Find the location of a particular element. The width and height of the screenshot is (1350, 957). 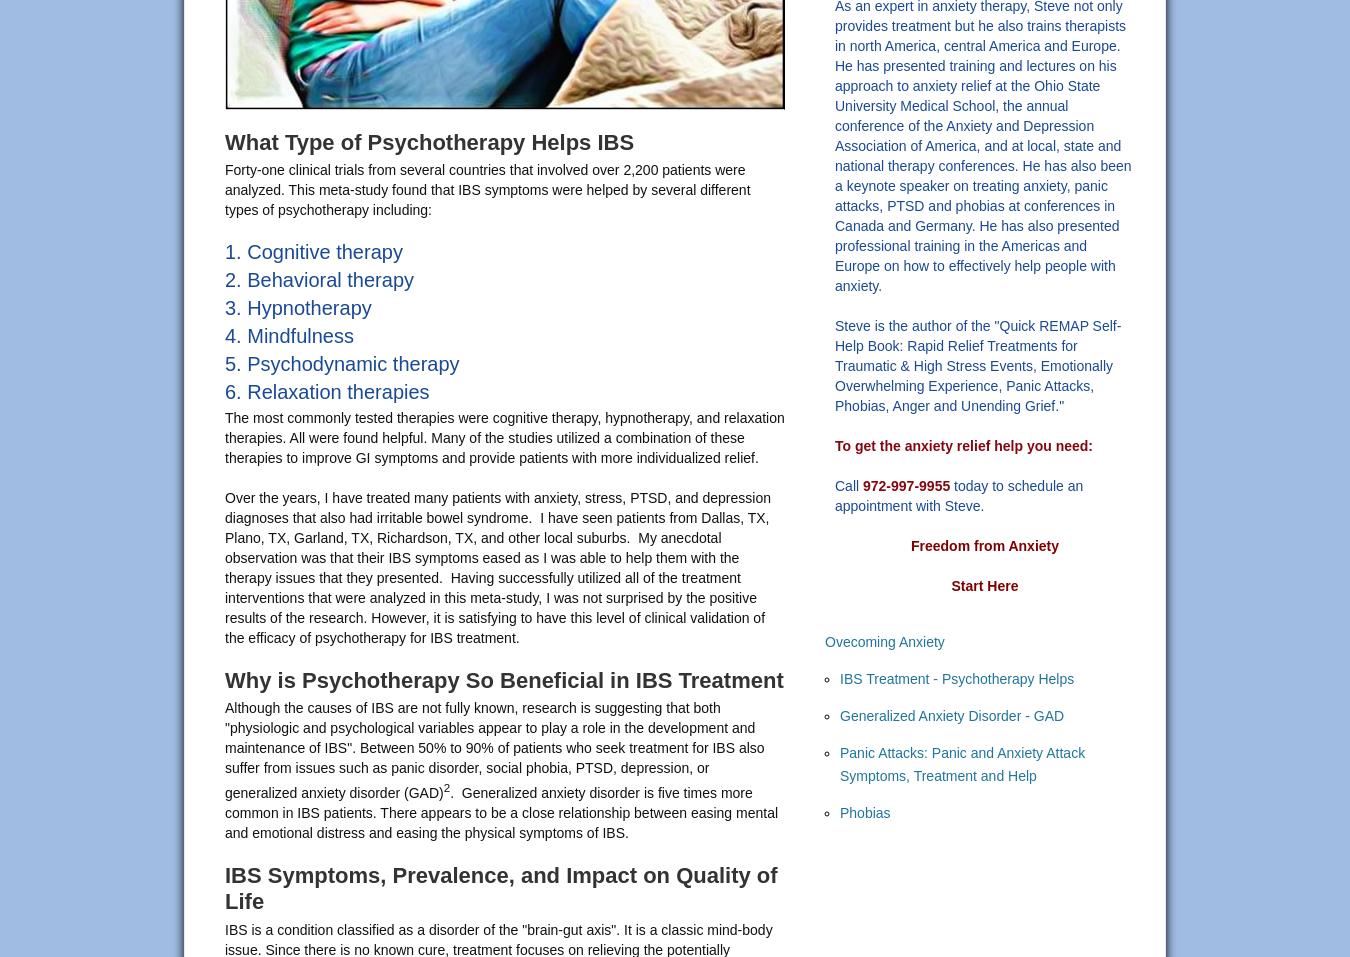

'Steve is the author of the "Quick REMAP Self-Help Book: Rapid Relief Treatments for Traumatic & High Stress Events, Emotionally Overwhelming Experience, Panic Attacks, Phobias, Anger and Unending Grief."' is located at coordinates (976, 365).